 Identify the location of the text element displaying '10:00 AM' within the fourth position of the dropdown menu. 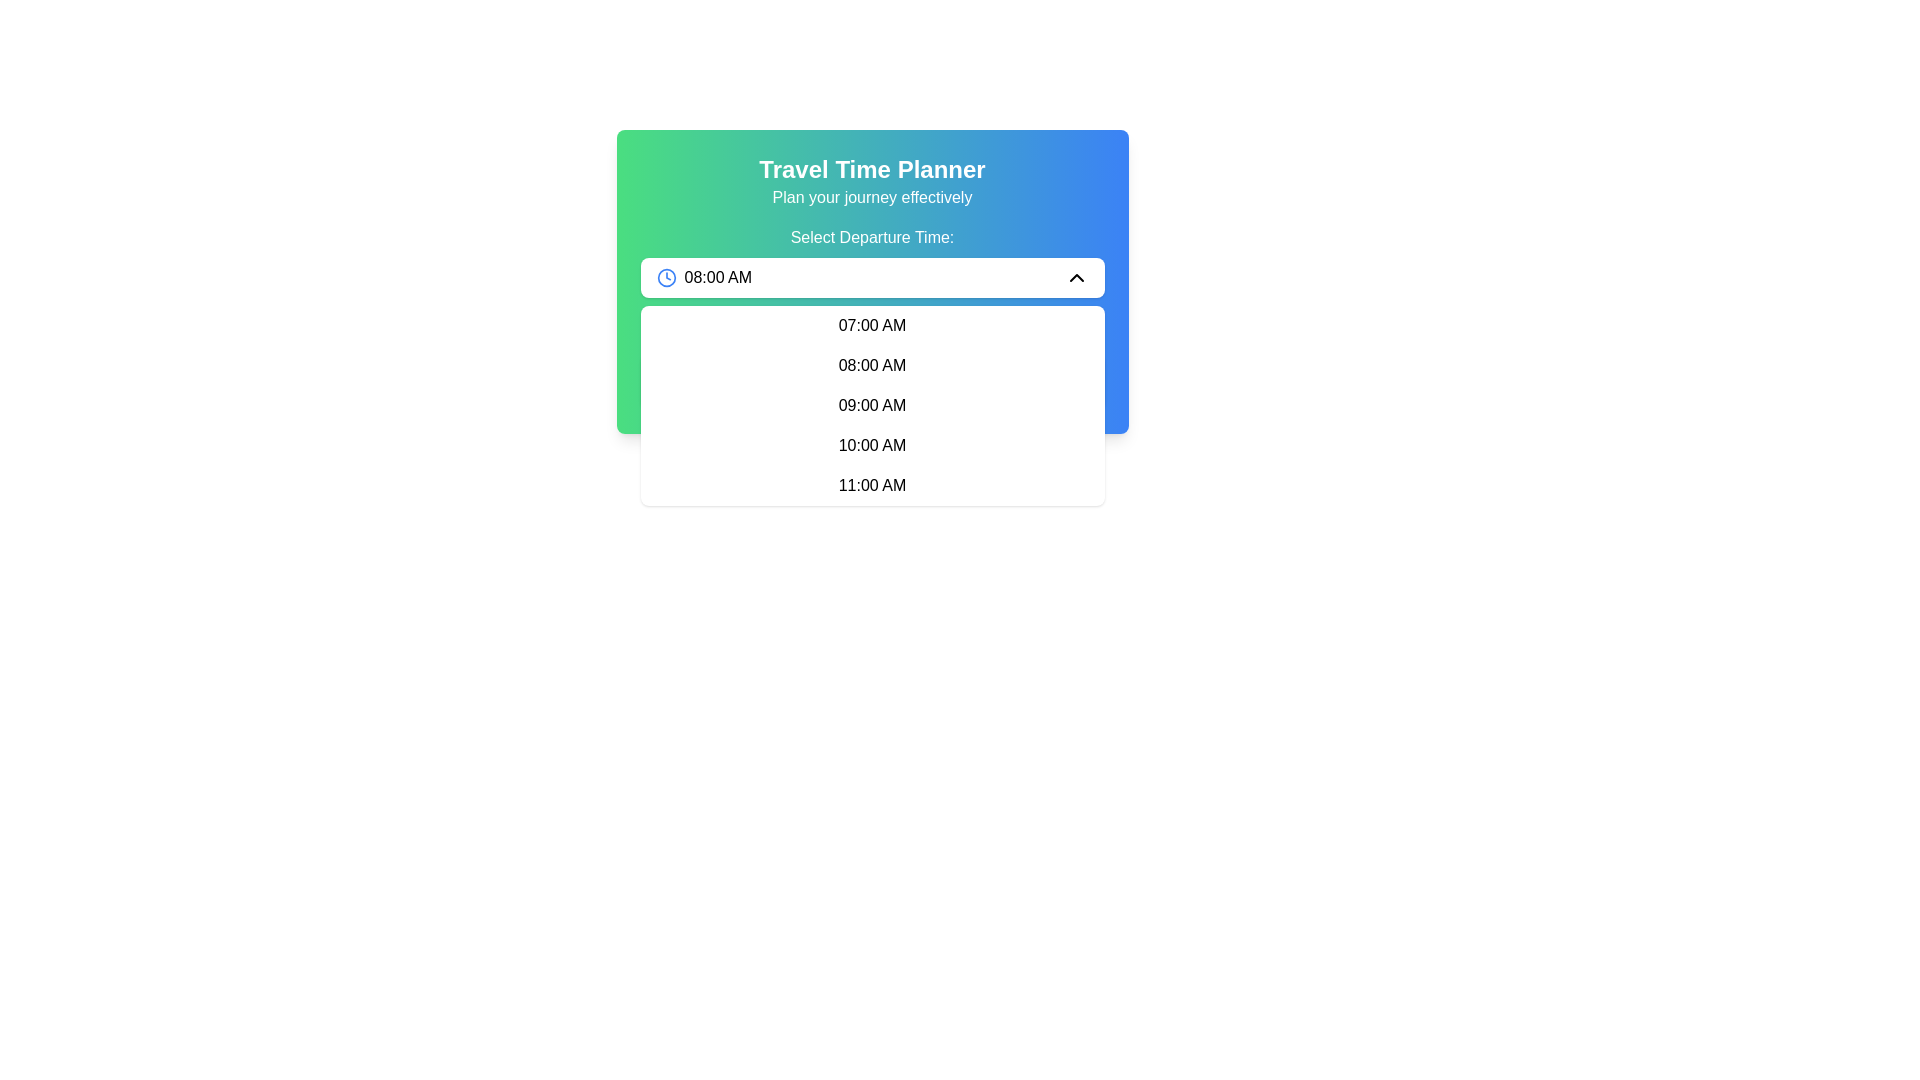
(872, 445).